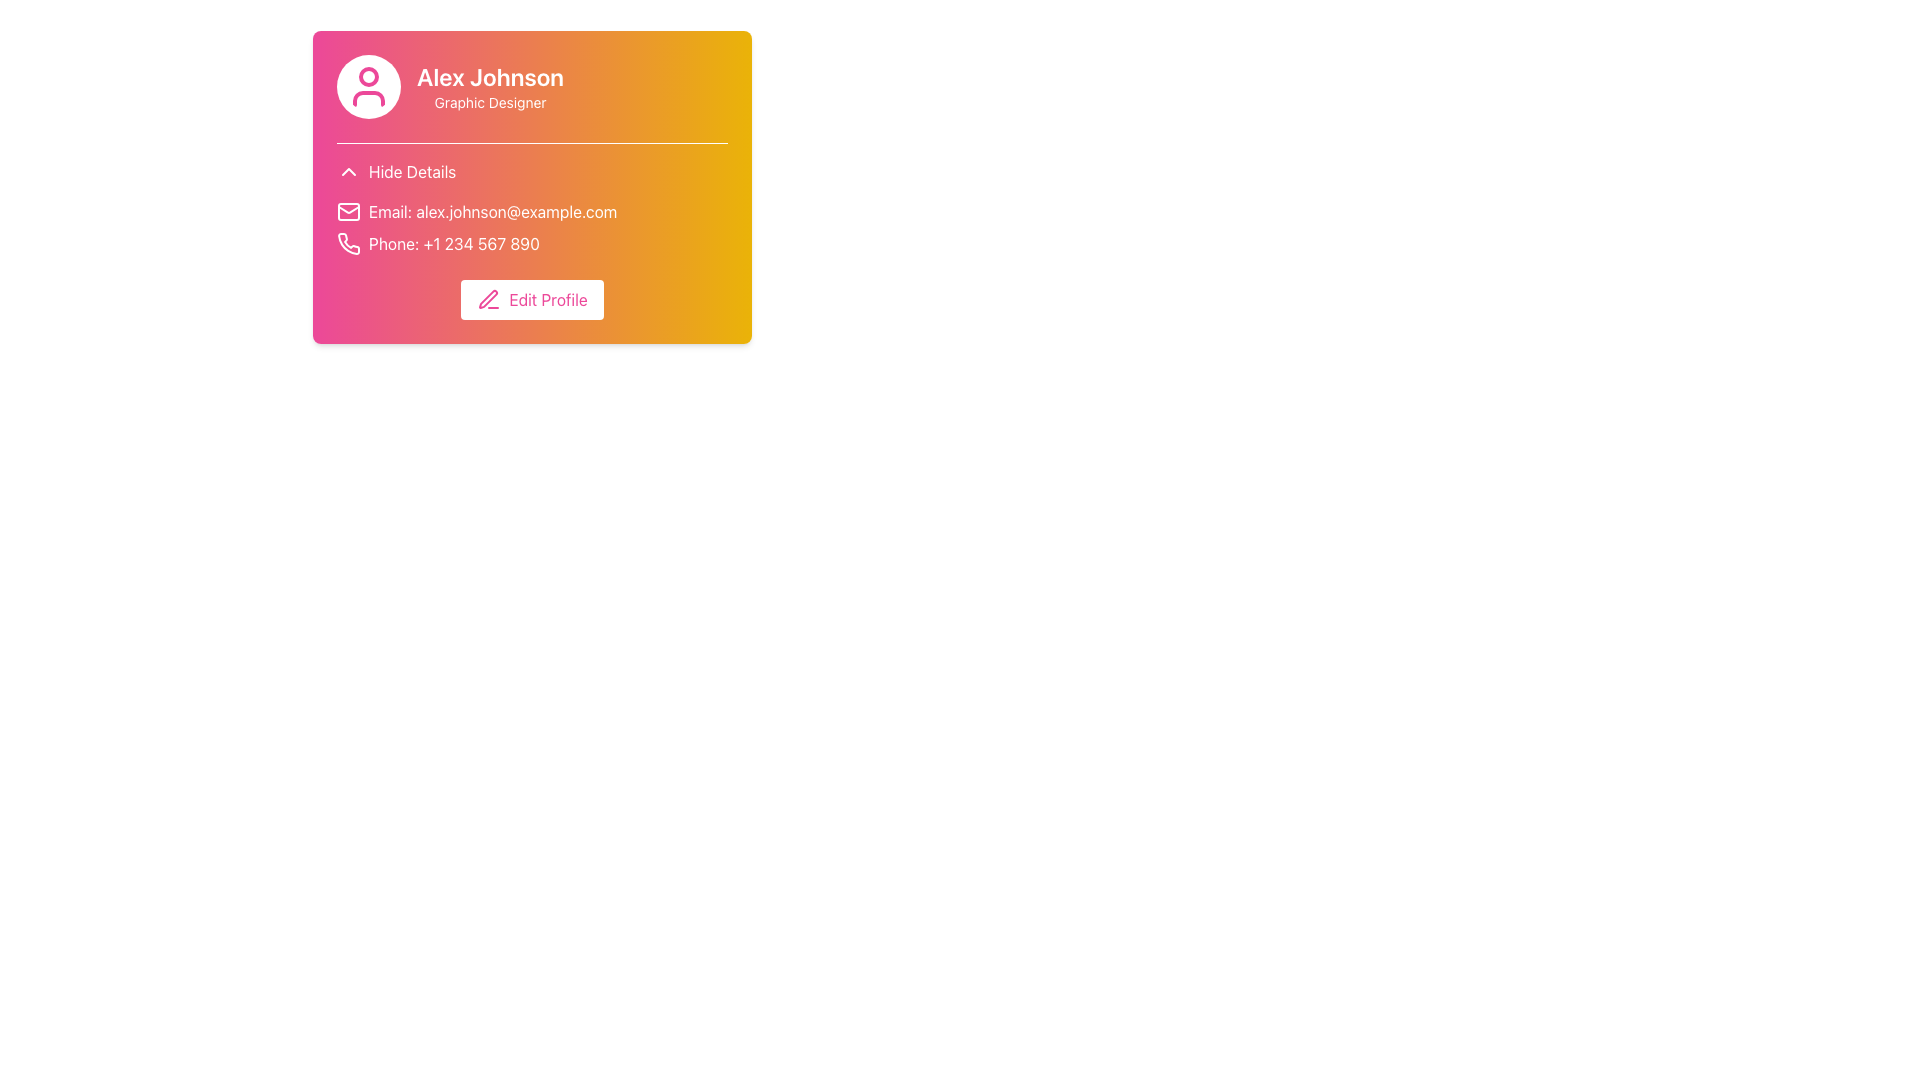 The image size is (1920, 1080). Describe the element at coordinates (349, 212) in the screenshot. I see `the email contact information icon located to the left of the text 'Email: alex.johnson@example.com'` at that location.